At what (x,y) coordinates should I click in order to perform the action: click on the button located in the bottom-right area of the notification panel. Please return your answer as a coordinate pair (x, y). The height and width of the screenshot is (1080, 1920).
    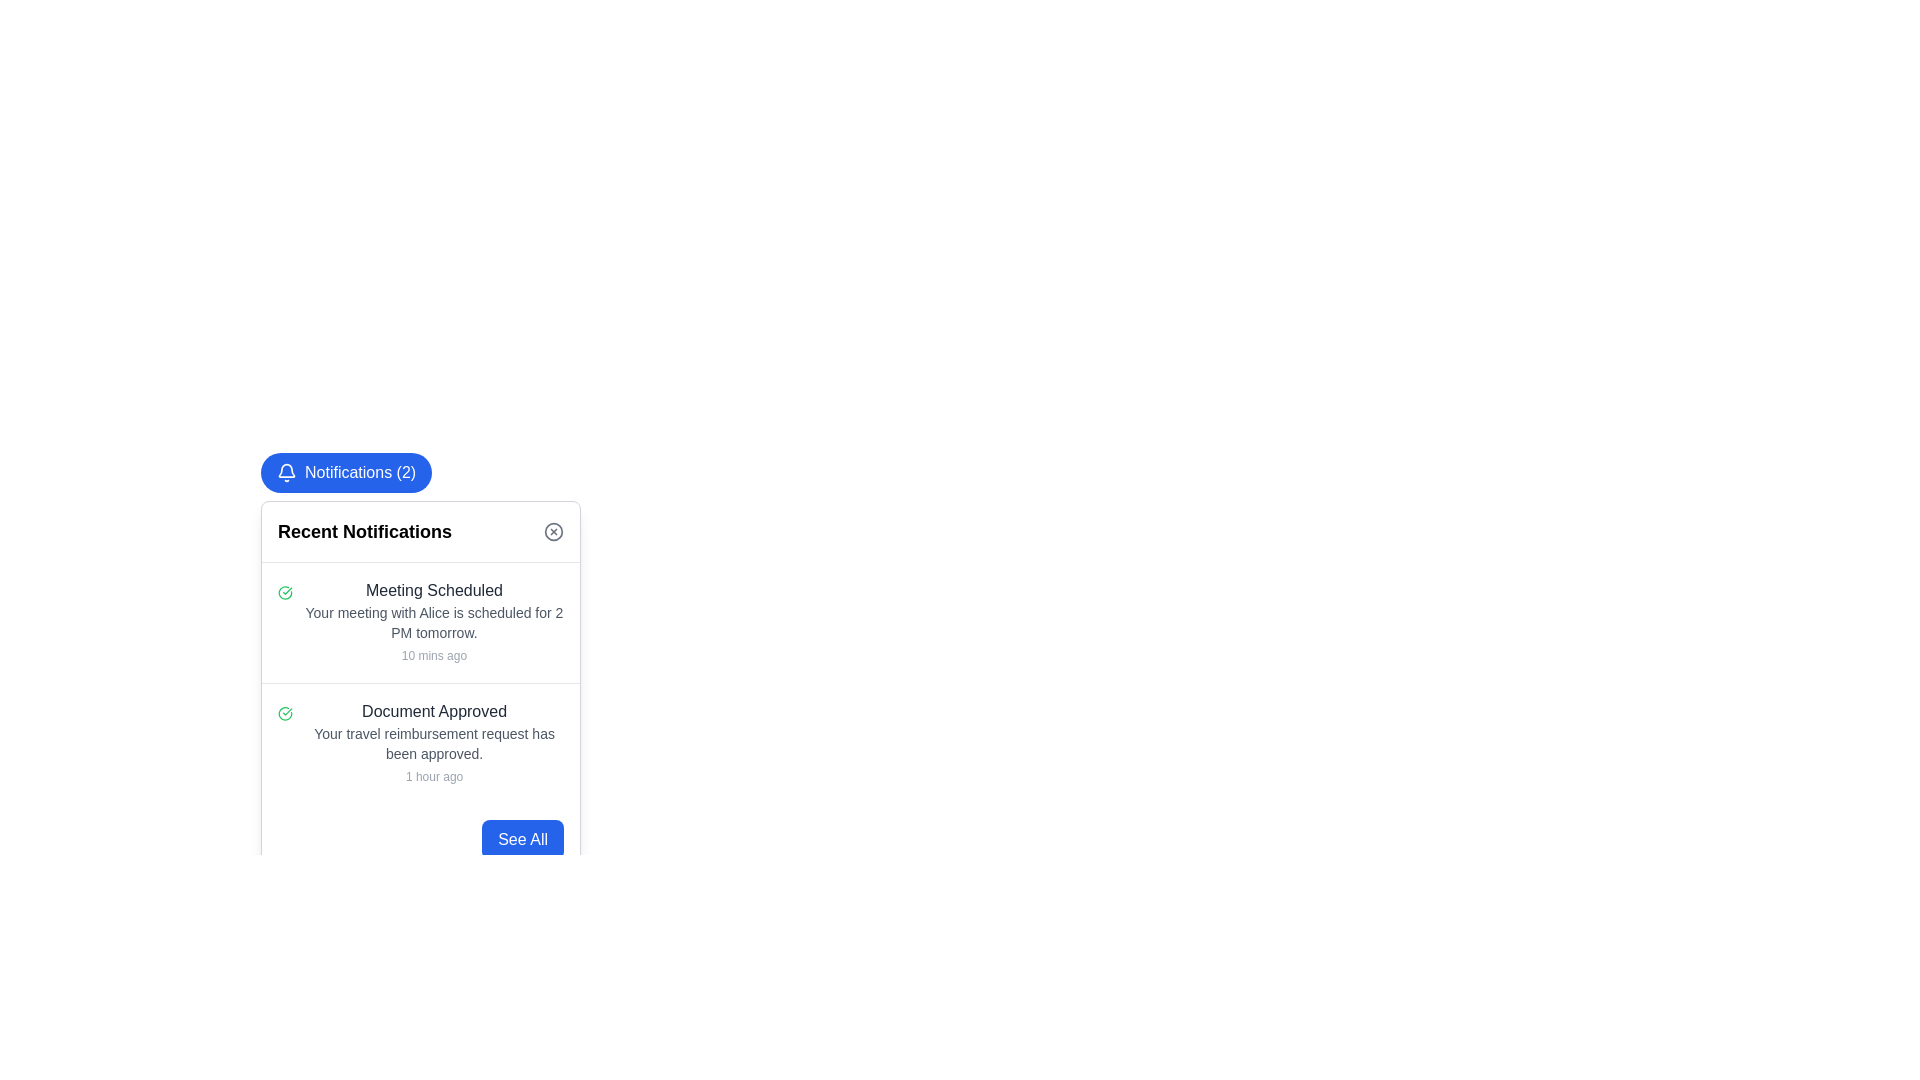
    Looking at the image, I should click on (420, 840).